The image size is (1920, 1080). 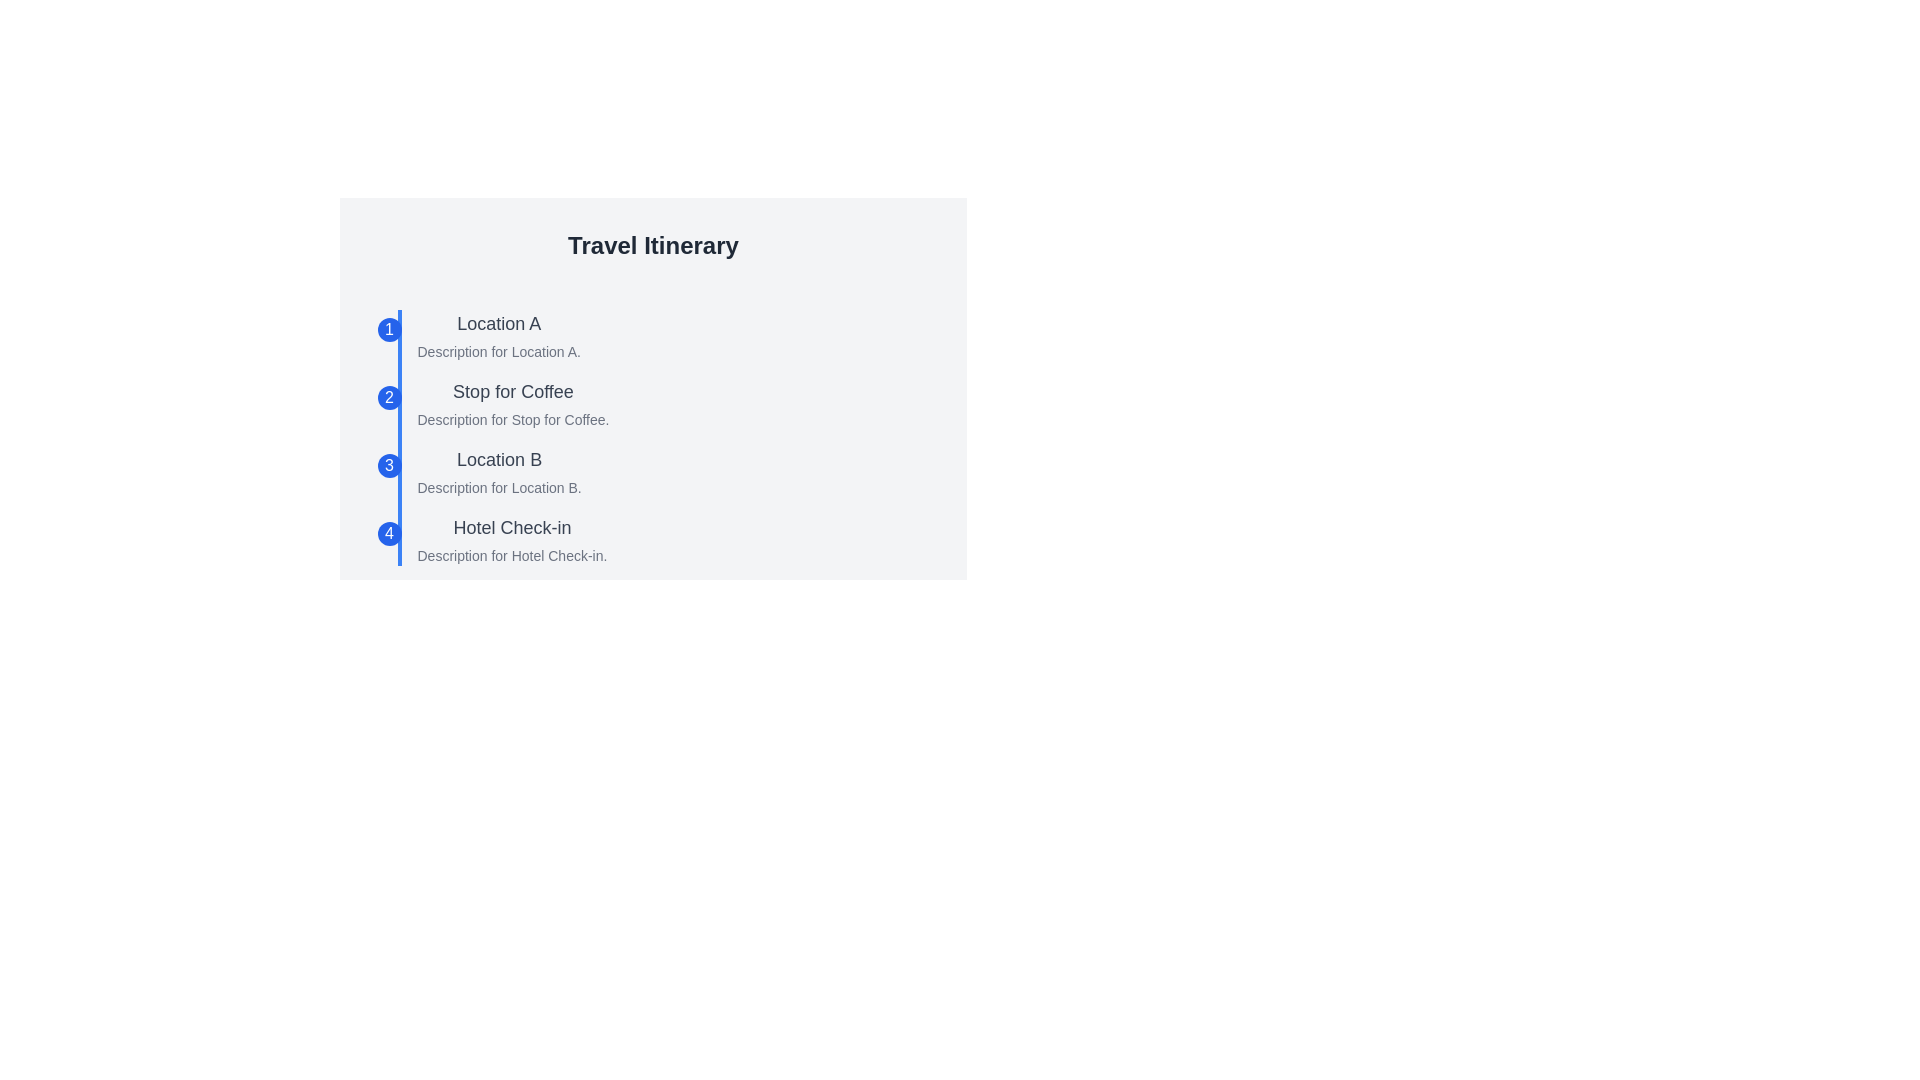 I want to click on the descriptive label located directly below the heading 'Stop for Coffee' in the Travel Itinerary section, so click(x=513, y=419).